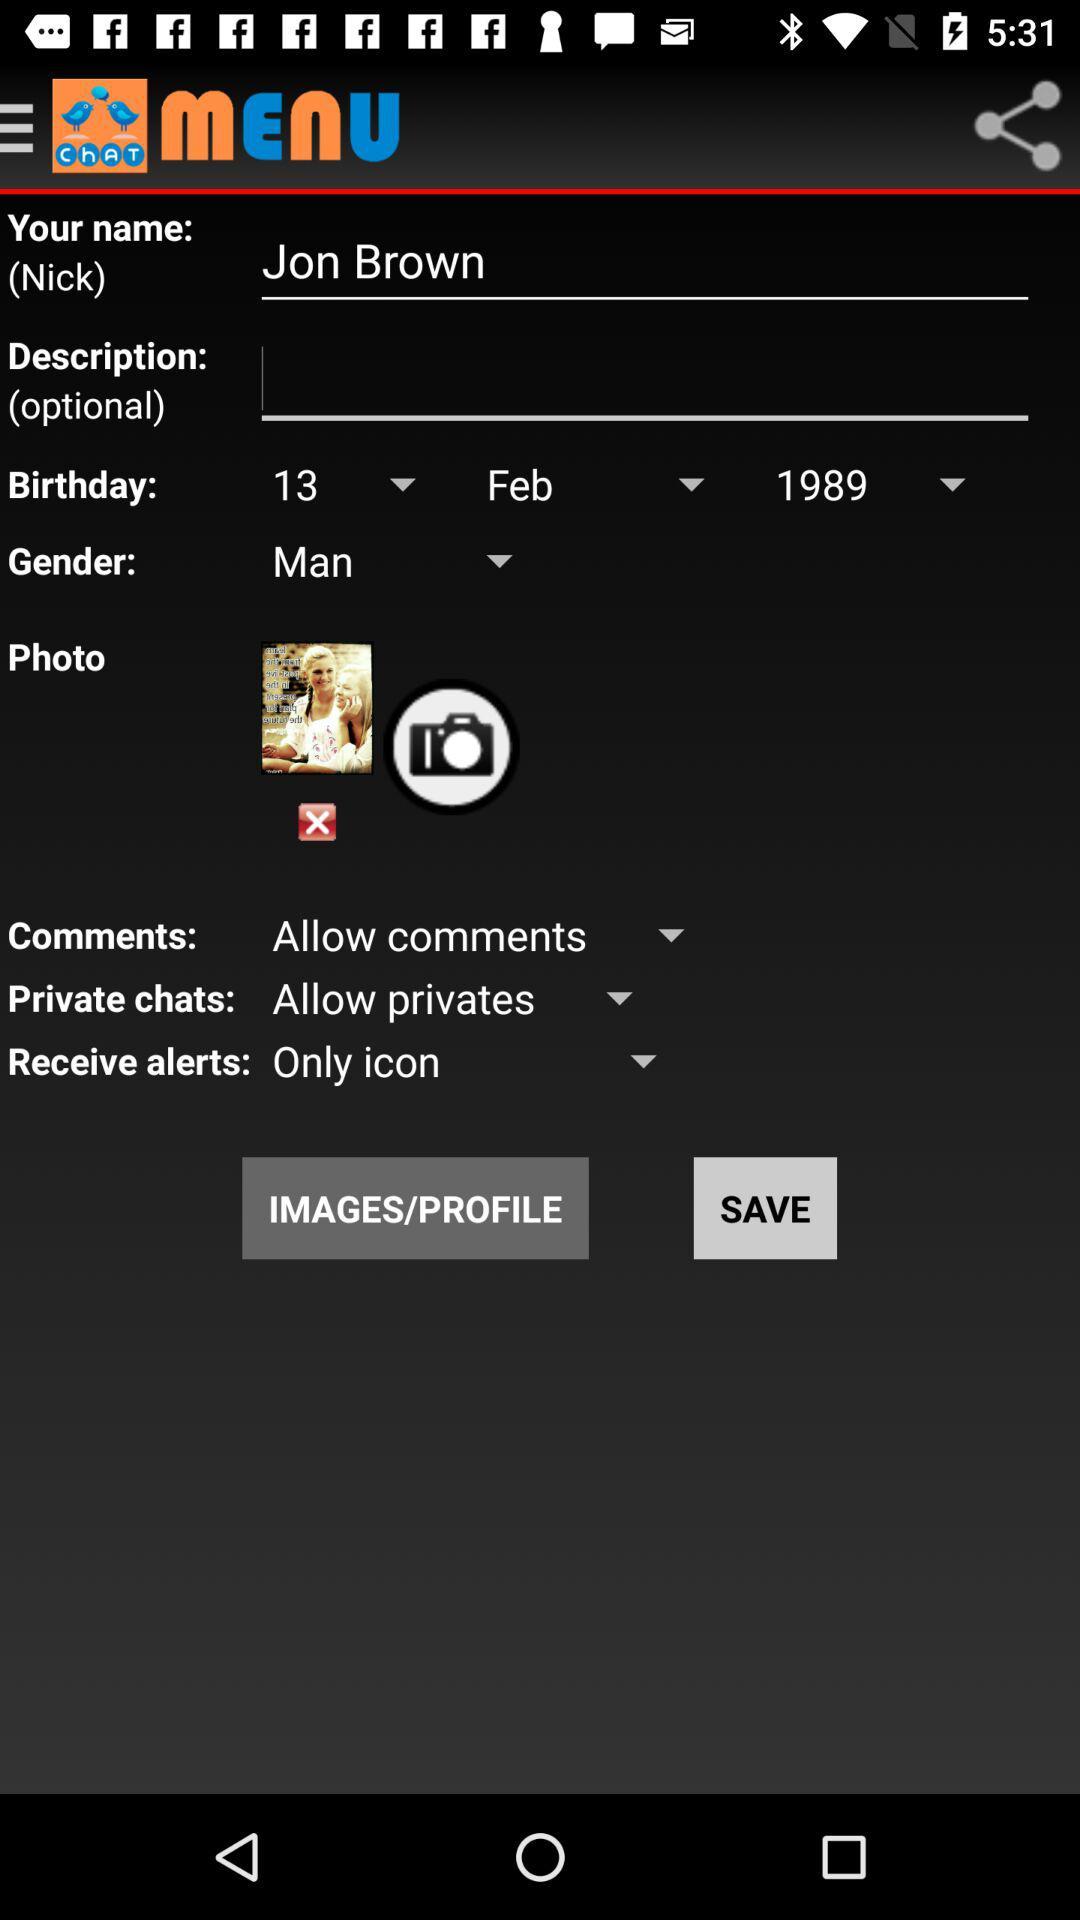 Image resolution: width=1080 pixels, height=1920 pixels. I want to click on button, so click(316, 822).